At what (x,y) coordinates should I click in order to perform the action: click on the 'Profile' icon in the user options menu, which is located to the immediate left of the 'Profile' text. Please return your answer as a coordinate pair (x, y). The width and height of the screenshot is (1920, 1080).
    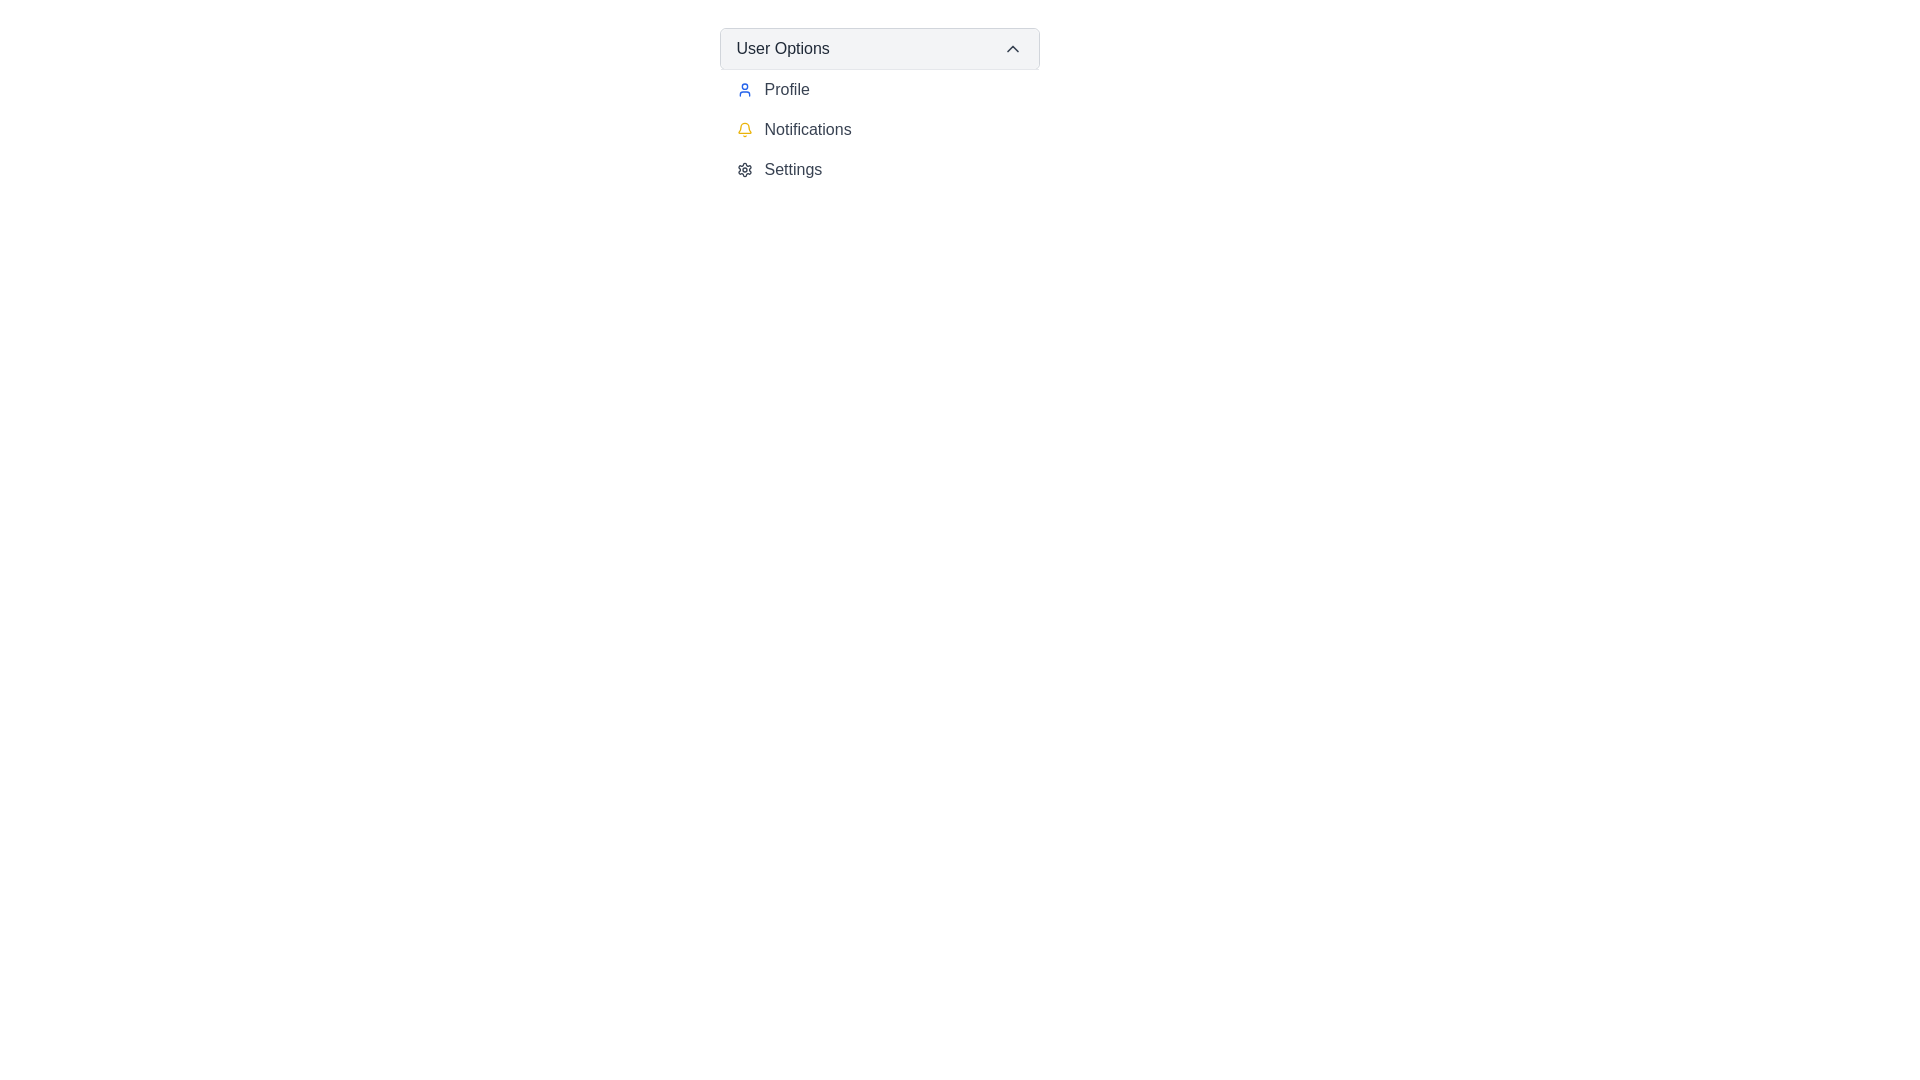
    Looking at the image, I should click on (743, 88).